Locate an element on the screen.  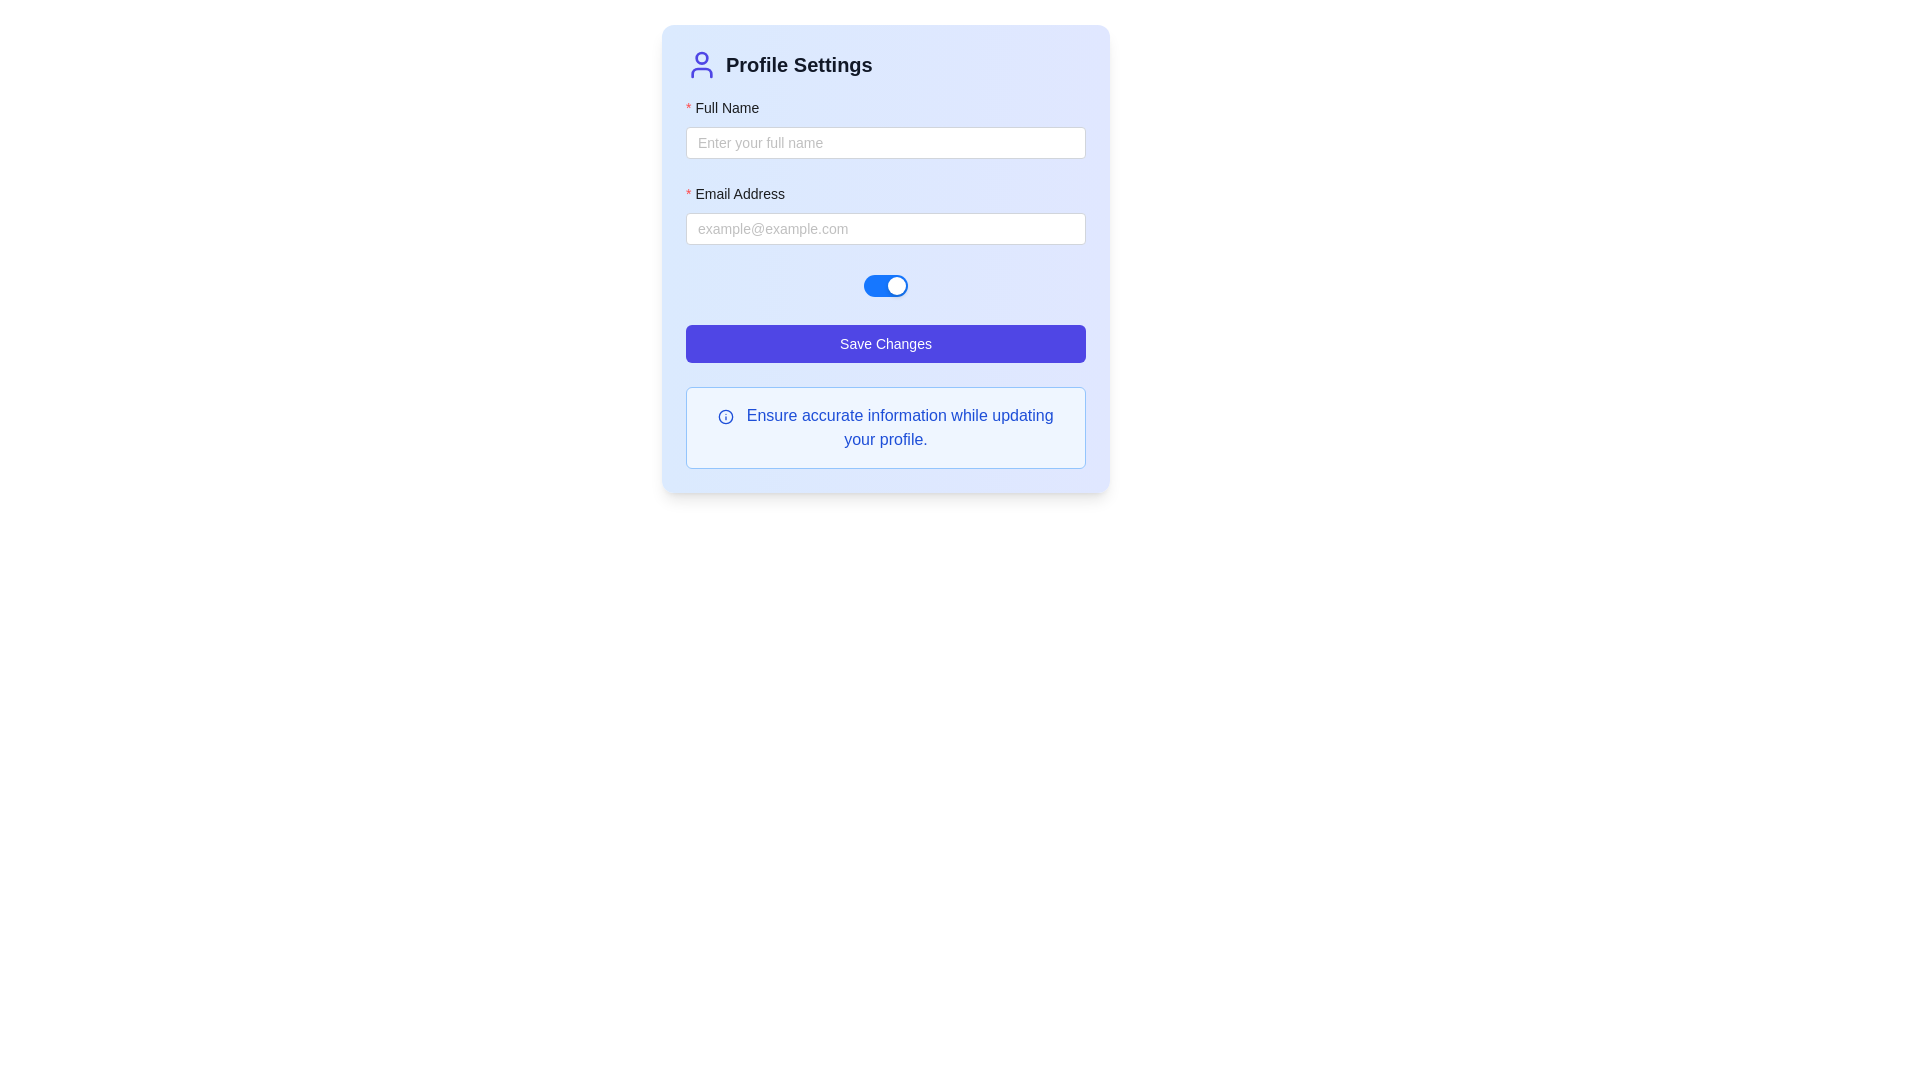
the toggle switch with a blue background and a white circular handle is located at coordinates (885, 285).